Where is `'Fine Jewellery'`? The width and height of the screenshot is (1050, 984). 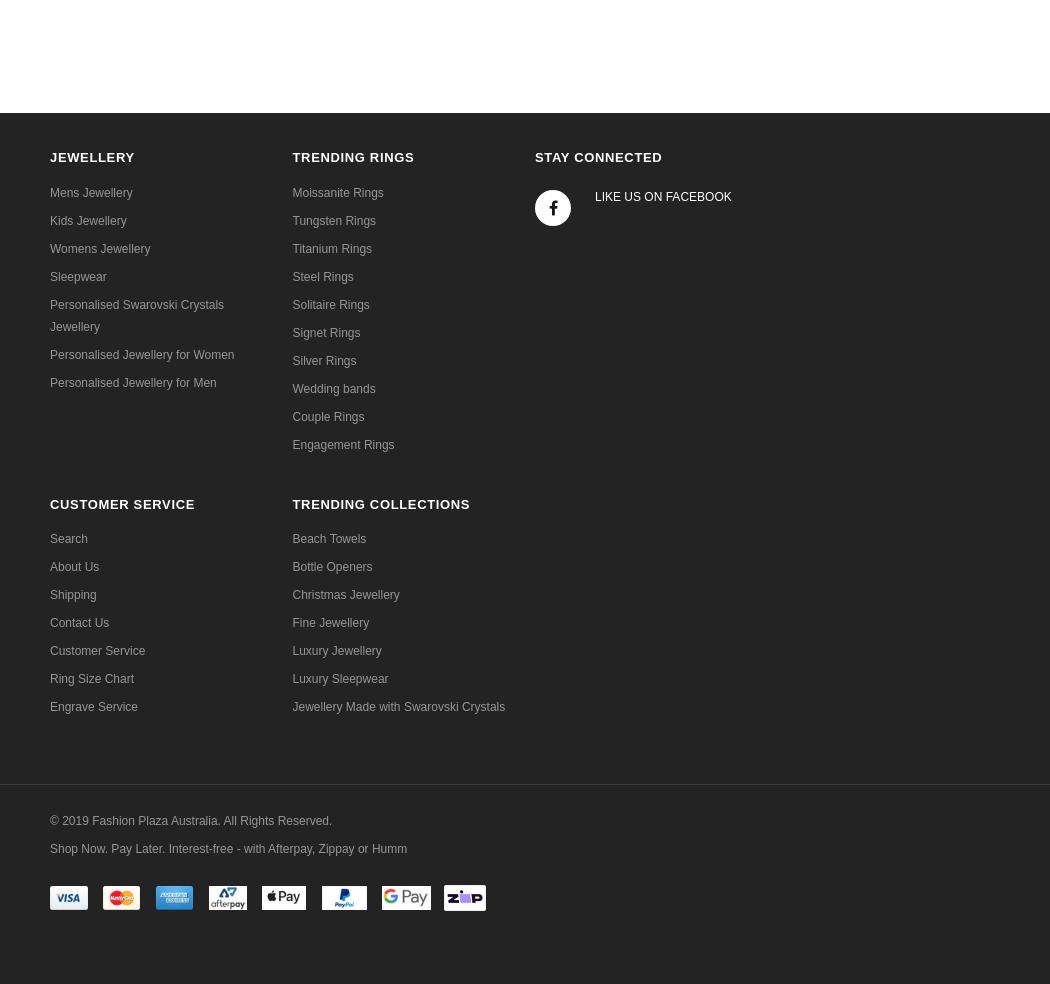
'Fine Jewellery' is located at coordinates (330, 621).